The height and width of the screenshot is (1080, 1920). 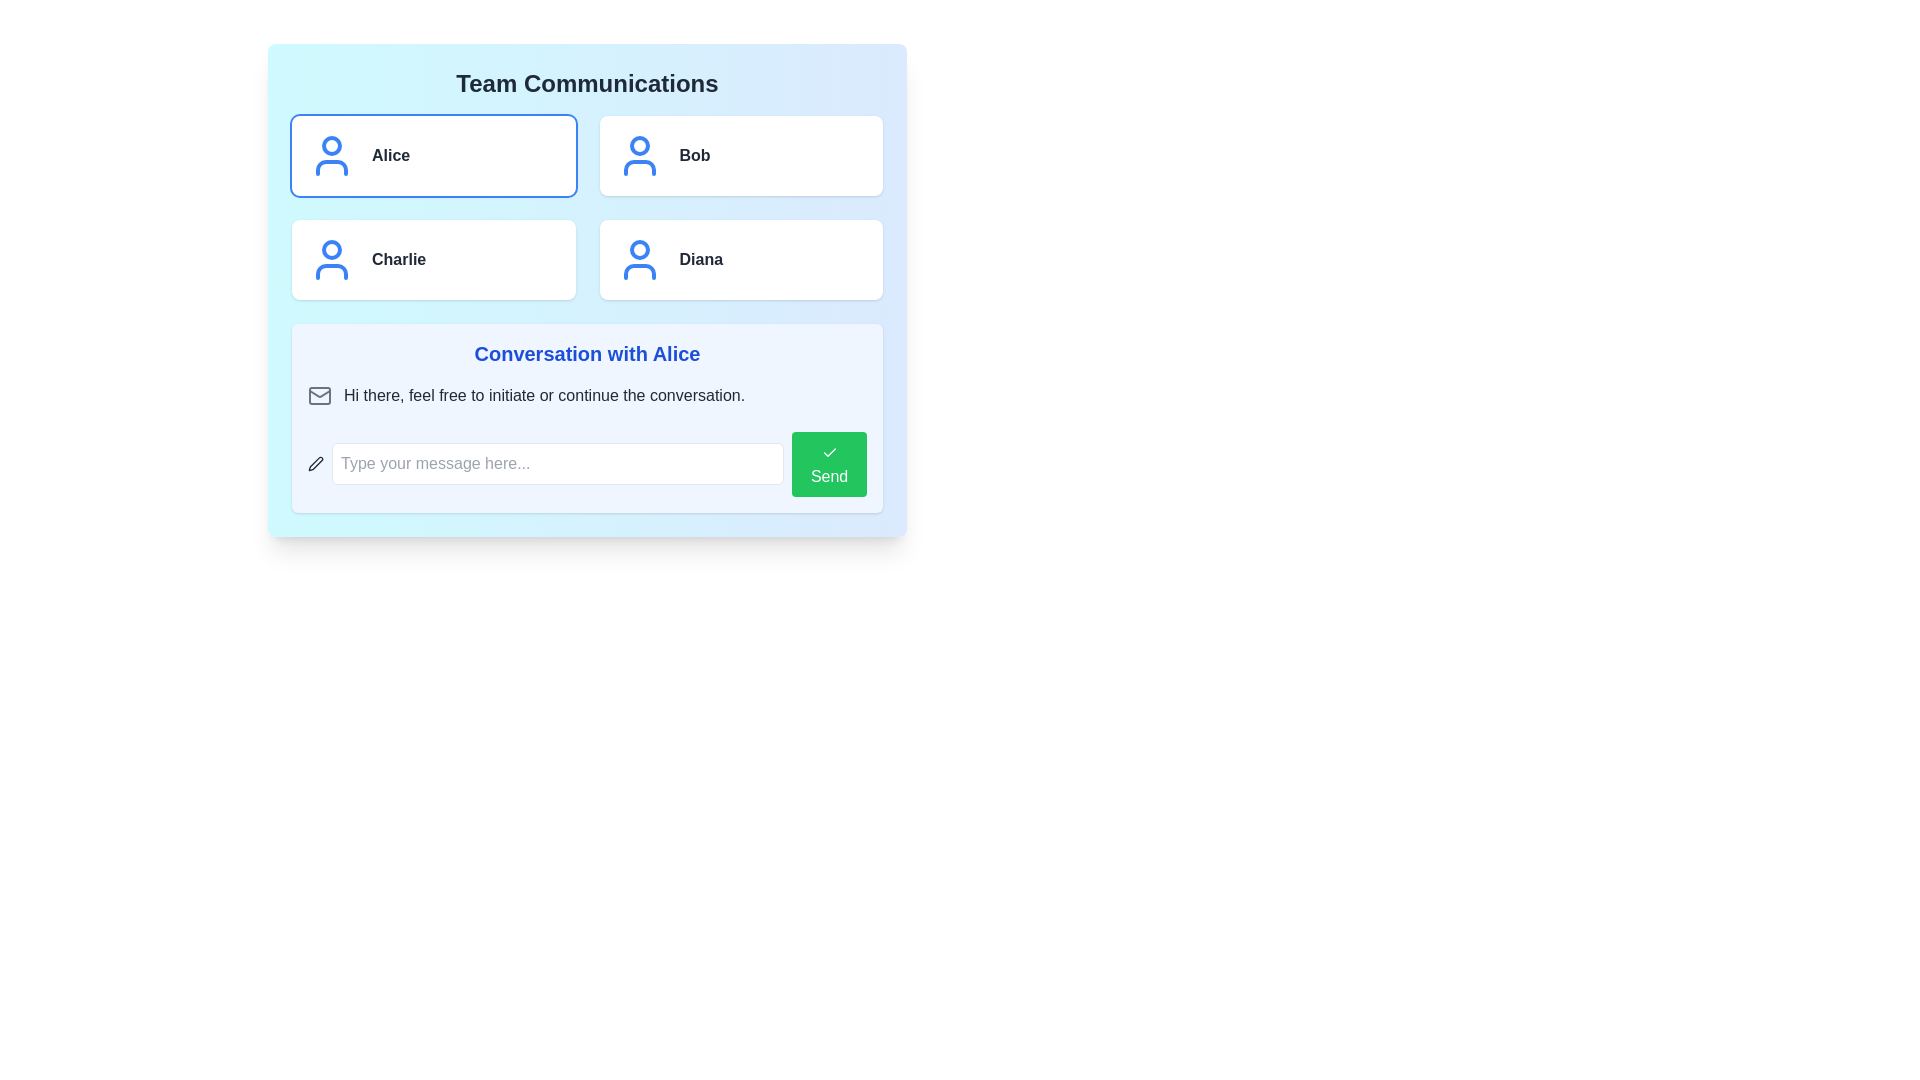 What do you see at coordinates (829, 464) in the screenshot?
I see `the submit button located to the far right of the text input box labeled 'Type your message here...'` at bounding box center [829, 464].